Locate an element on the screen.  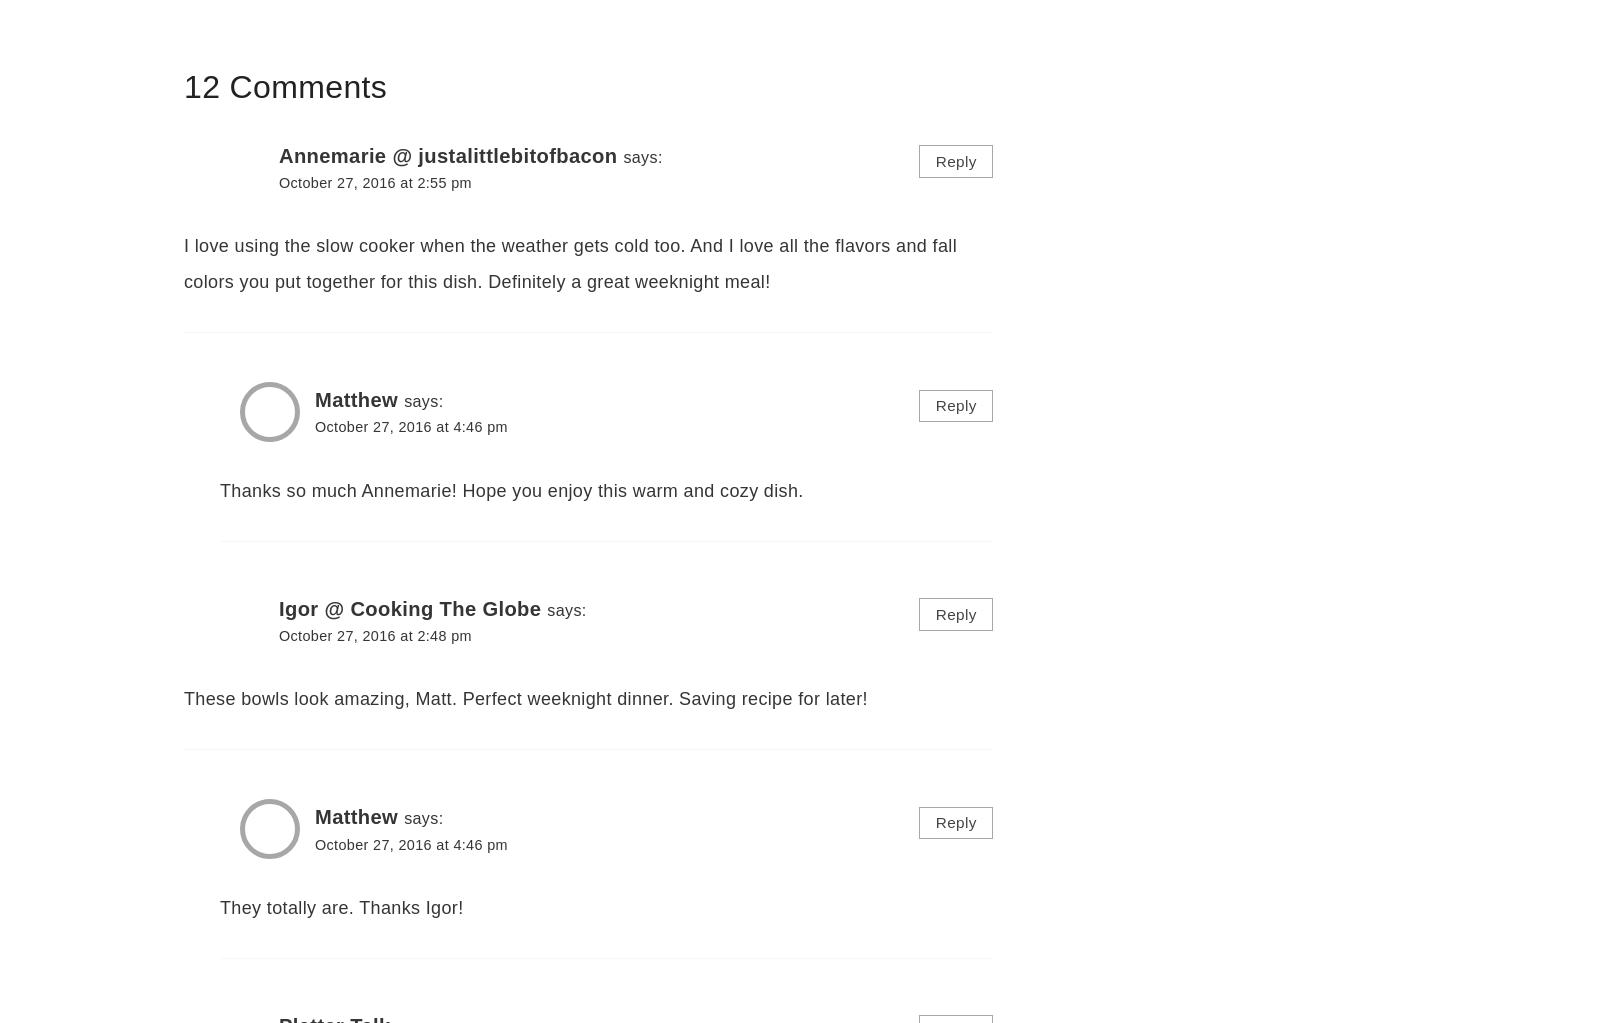
'These bowls look amazing, Matt. Perfect weeknight dinner. Saving recipe for later!' is located at coordinates (183, 698).